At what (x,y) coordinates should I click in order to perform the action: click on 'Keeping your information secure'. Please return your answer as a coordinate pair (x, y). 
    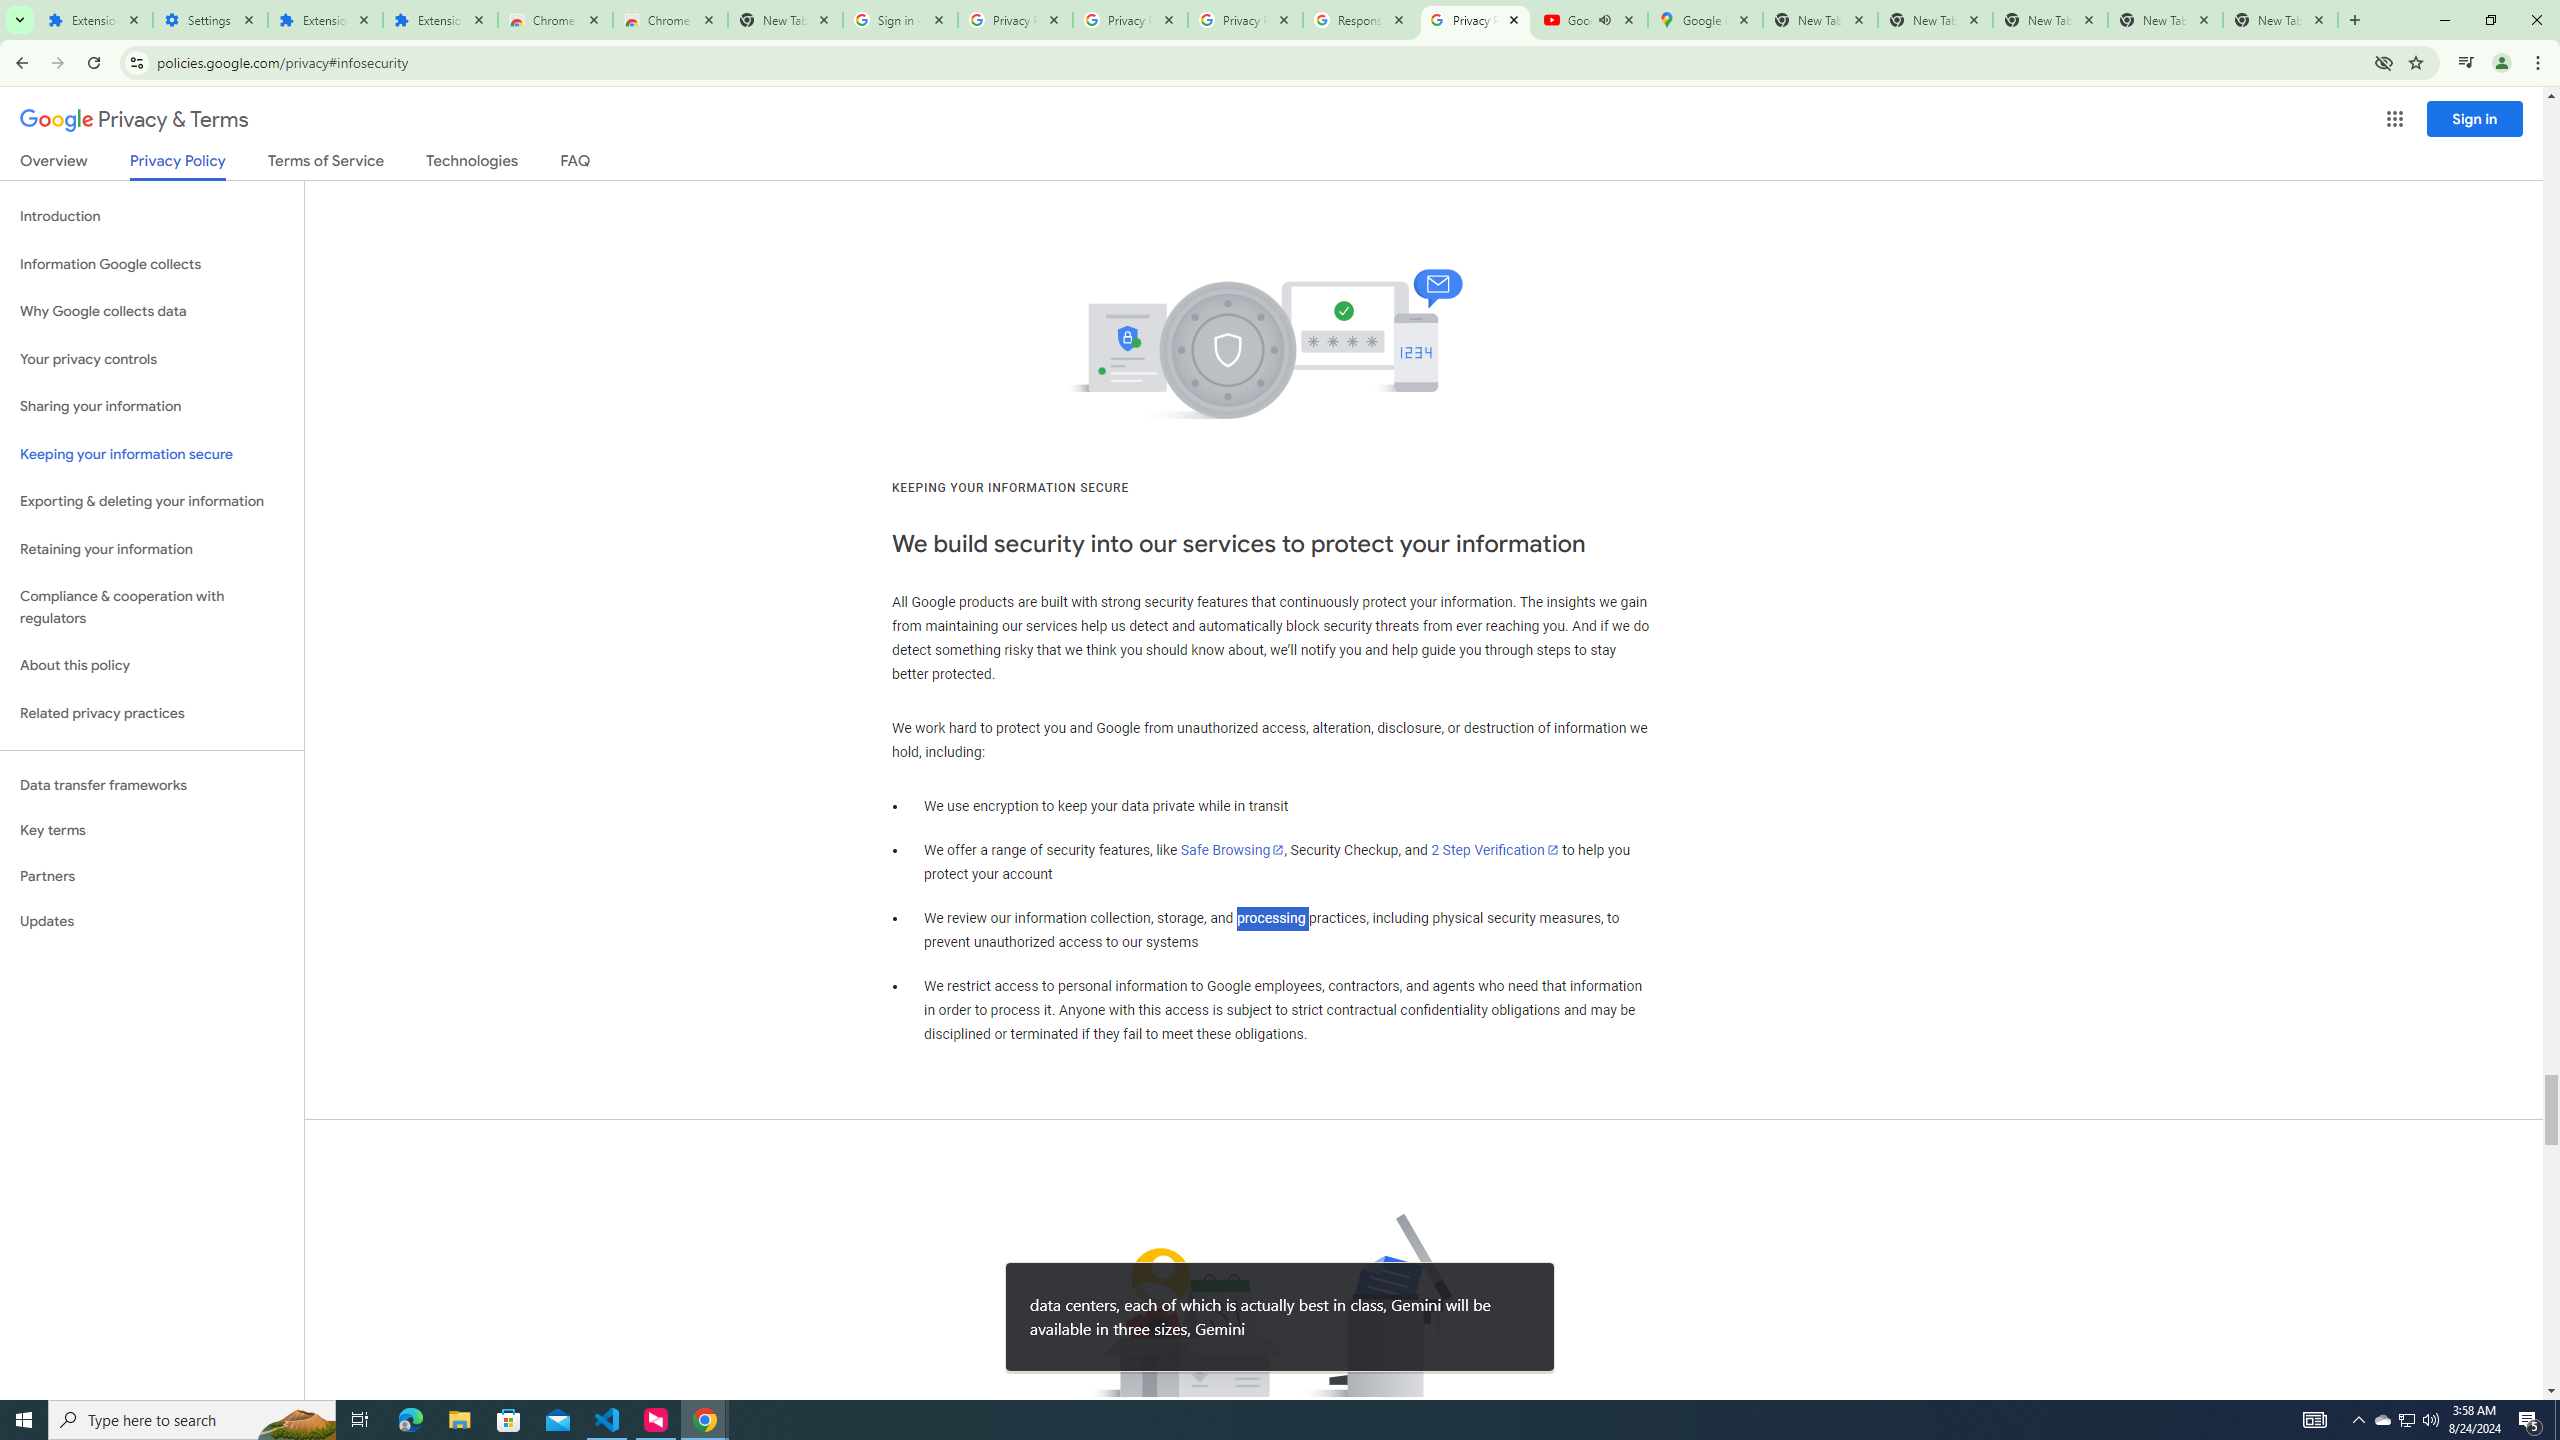
    Looking at the image, I should click on (151, 455).